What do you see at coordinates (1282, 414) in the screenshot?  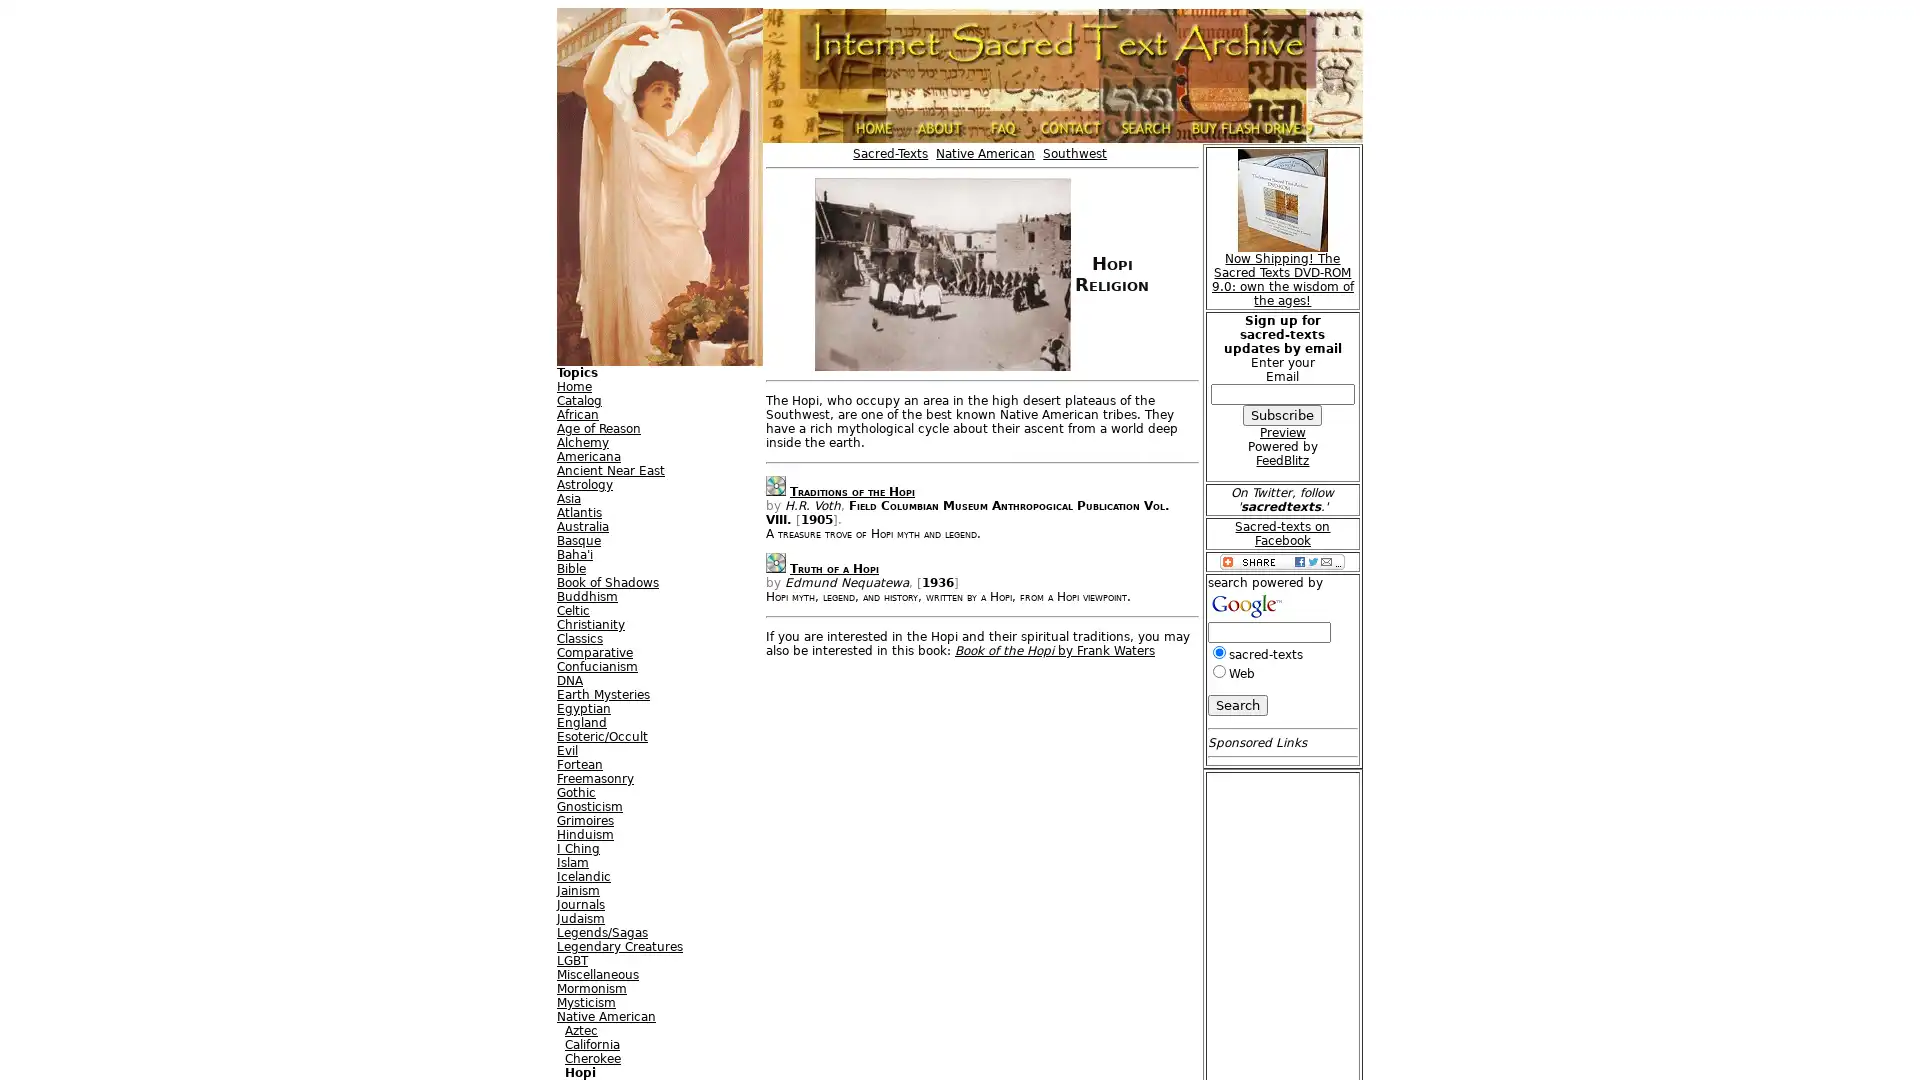 I see `Subscribe` at bounding box center [1282, 414].